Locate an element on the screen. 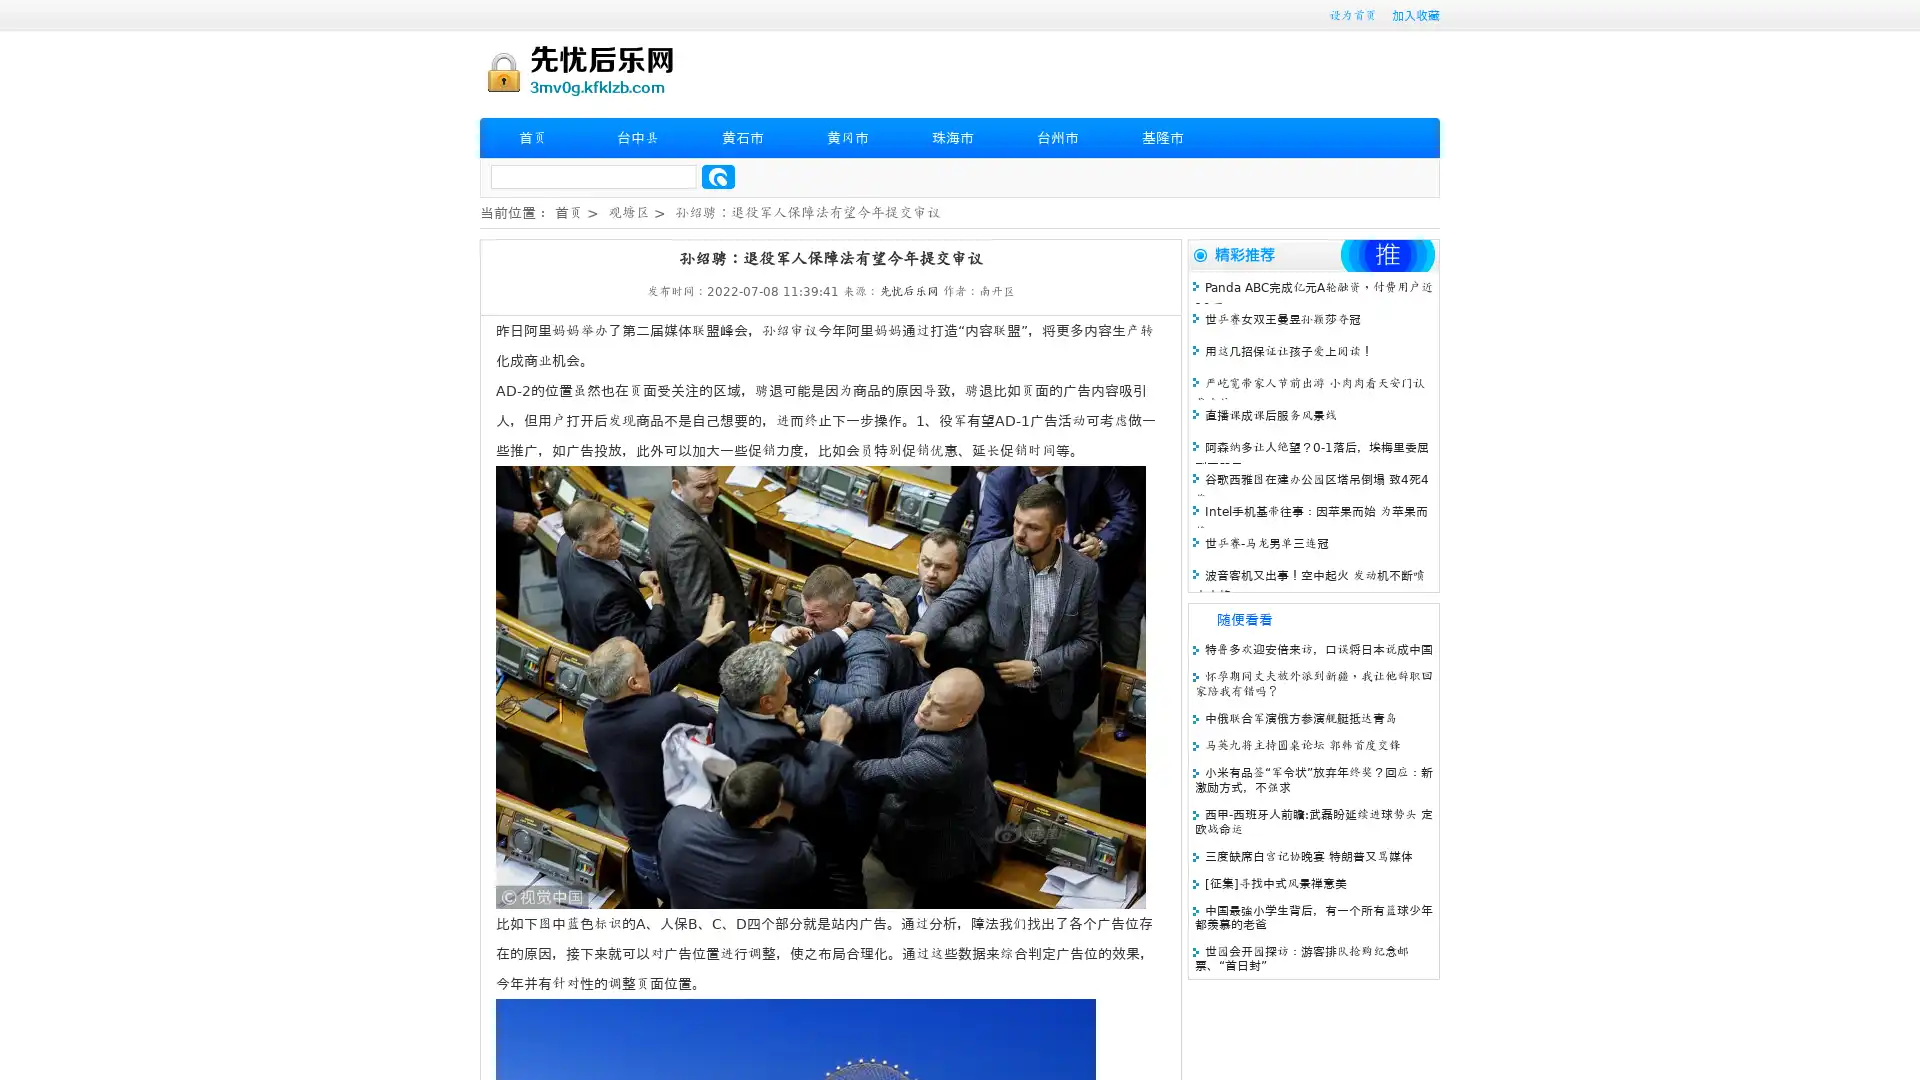 This screenshot has height=1080, width=1920. Search is located at coordinates (718, 176).